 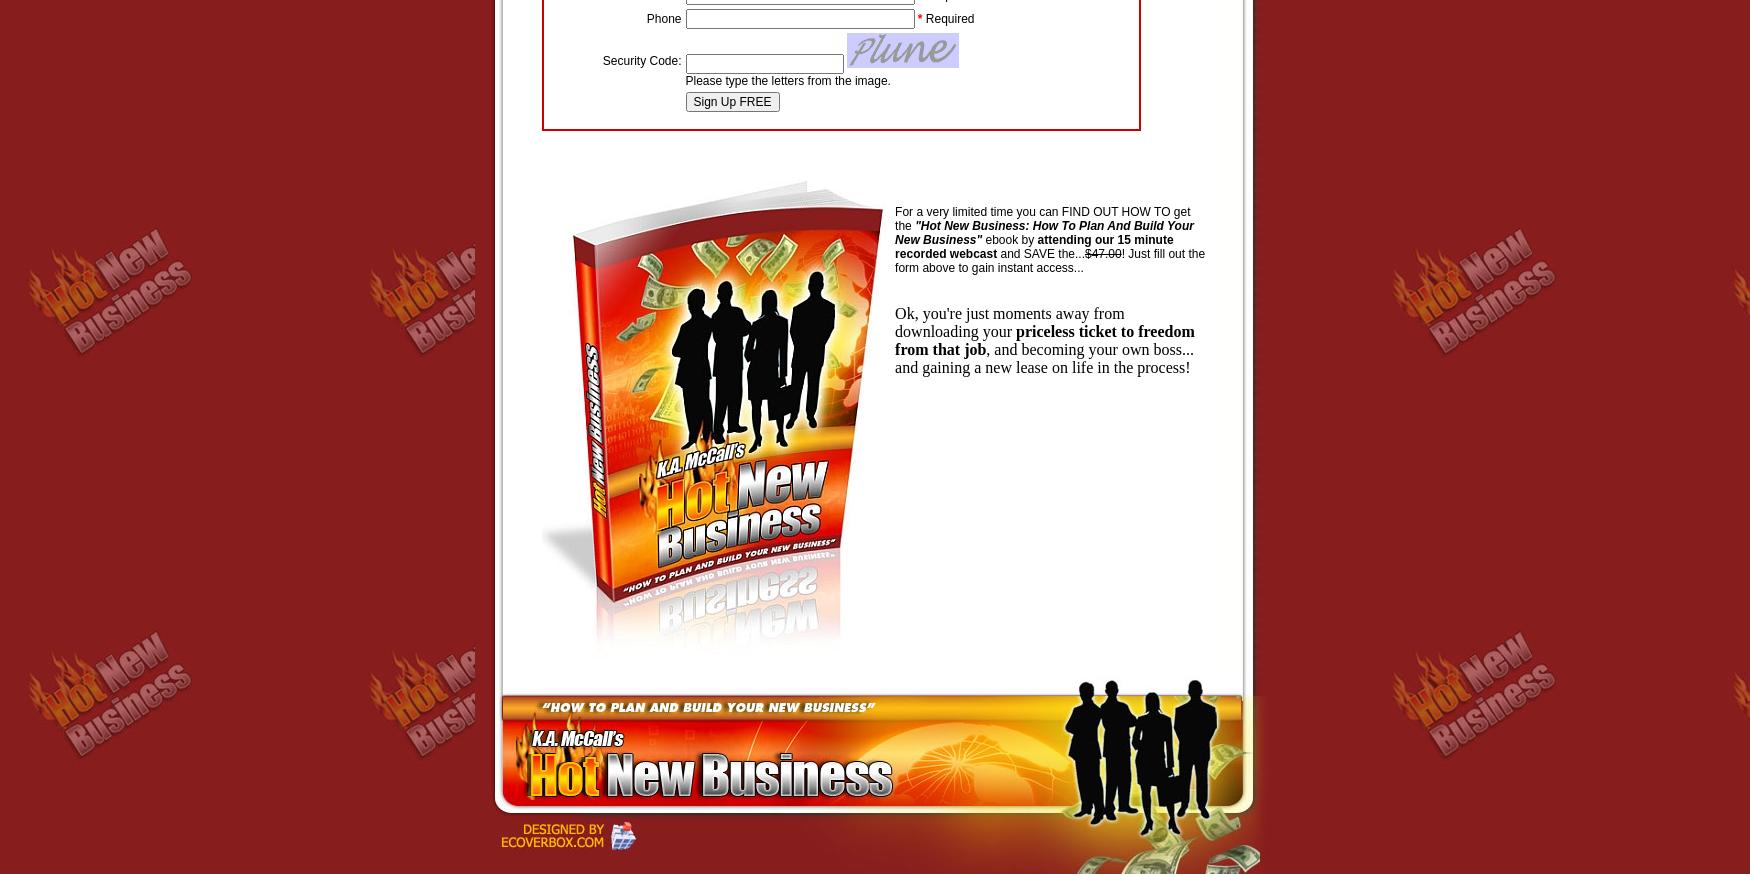 What do you see at coordinates (1041, 218) in the screenshot?
I see `'For a very limited time you can FIND OUT HOW TO get the'` at bounding box center [1041, 218].